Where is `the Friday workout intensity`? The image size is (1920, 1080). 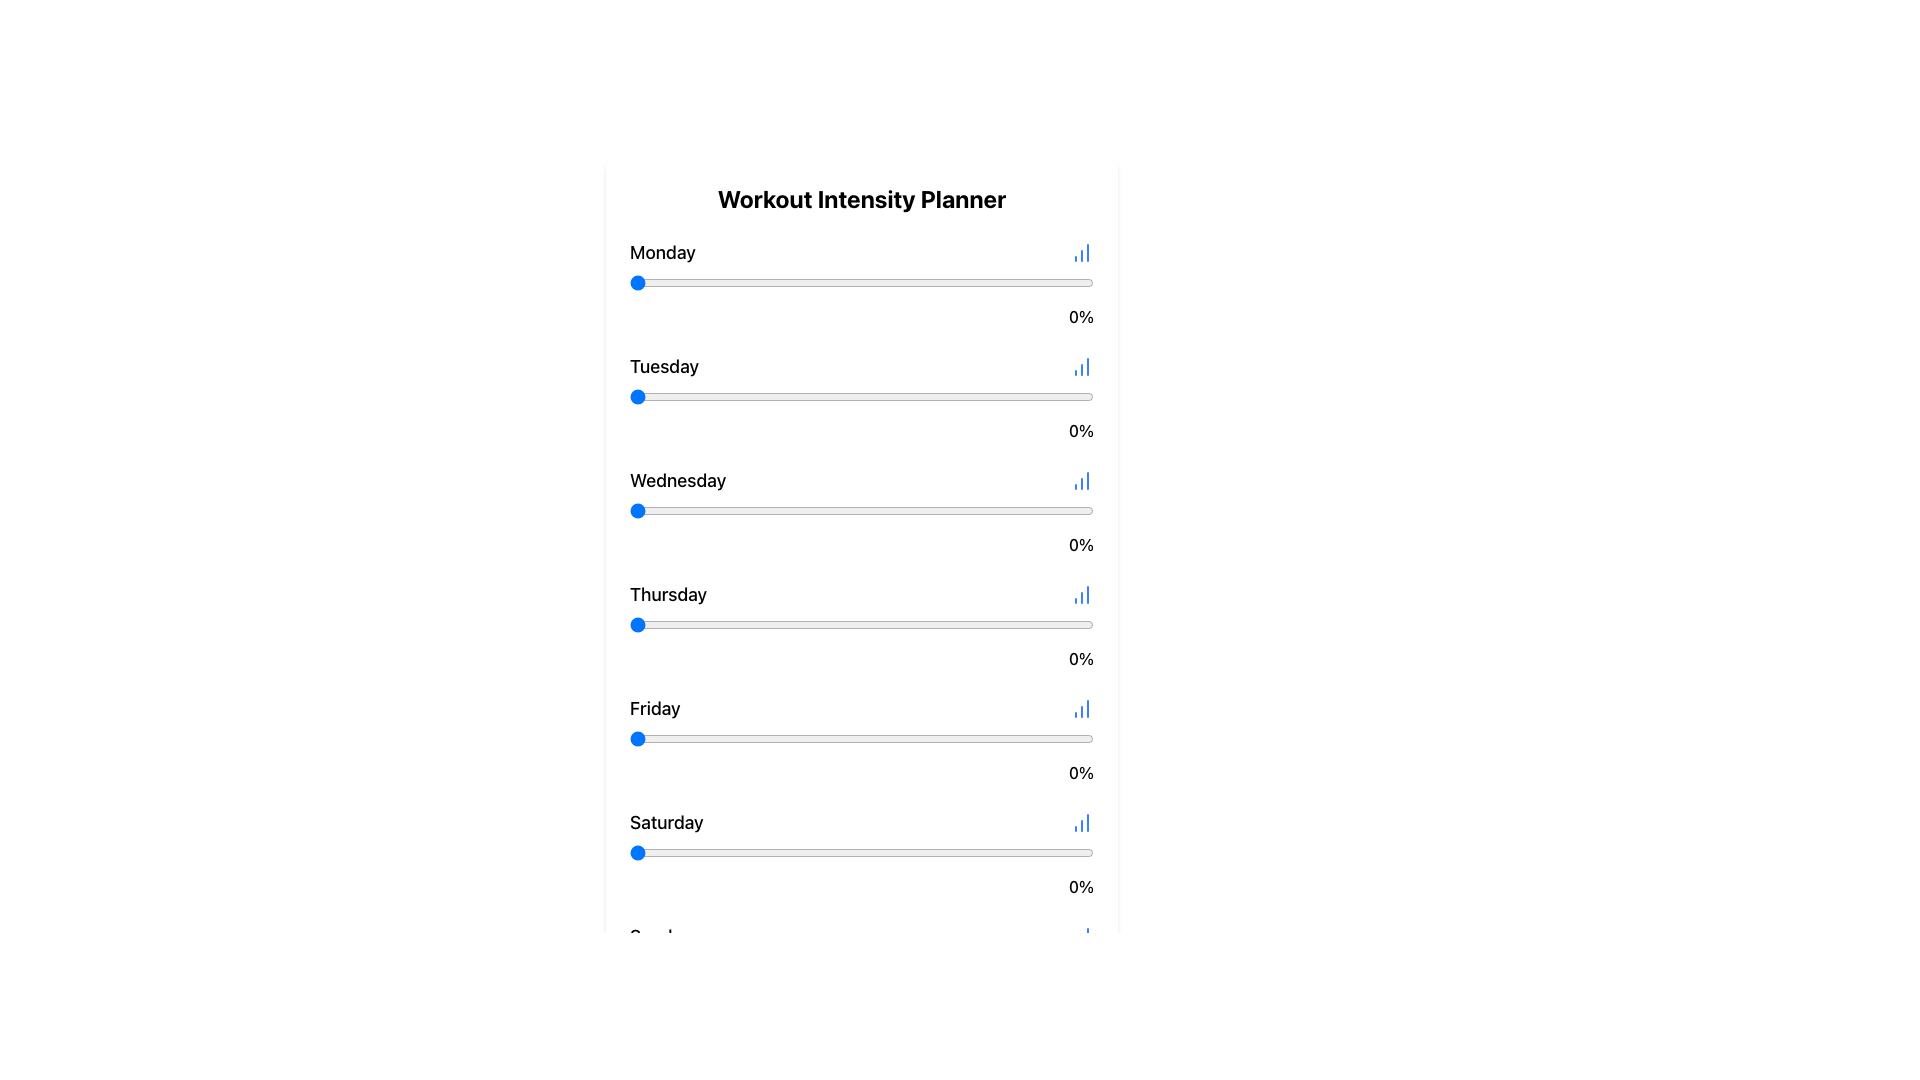
the Friday workout intensity is located at coordinates (740, 739).